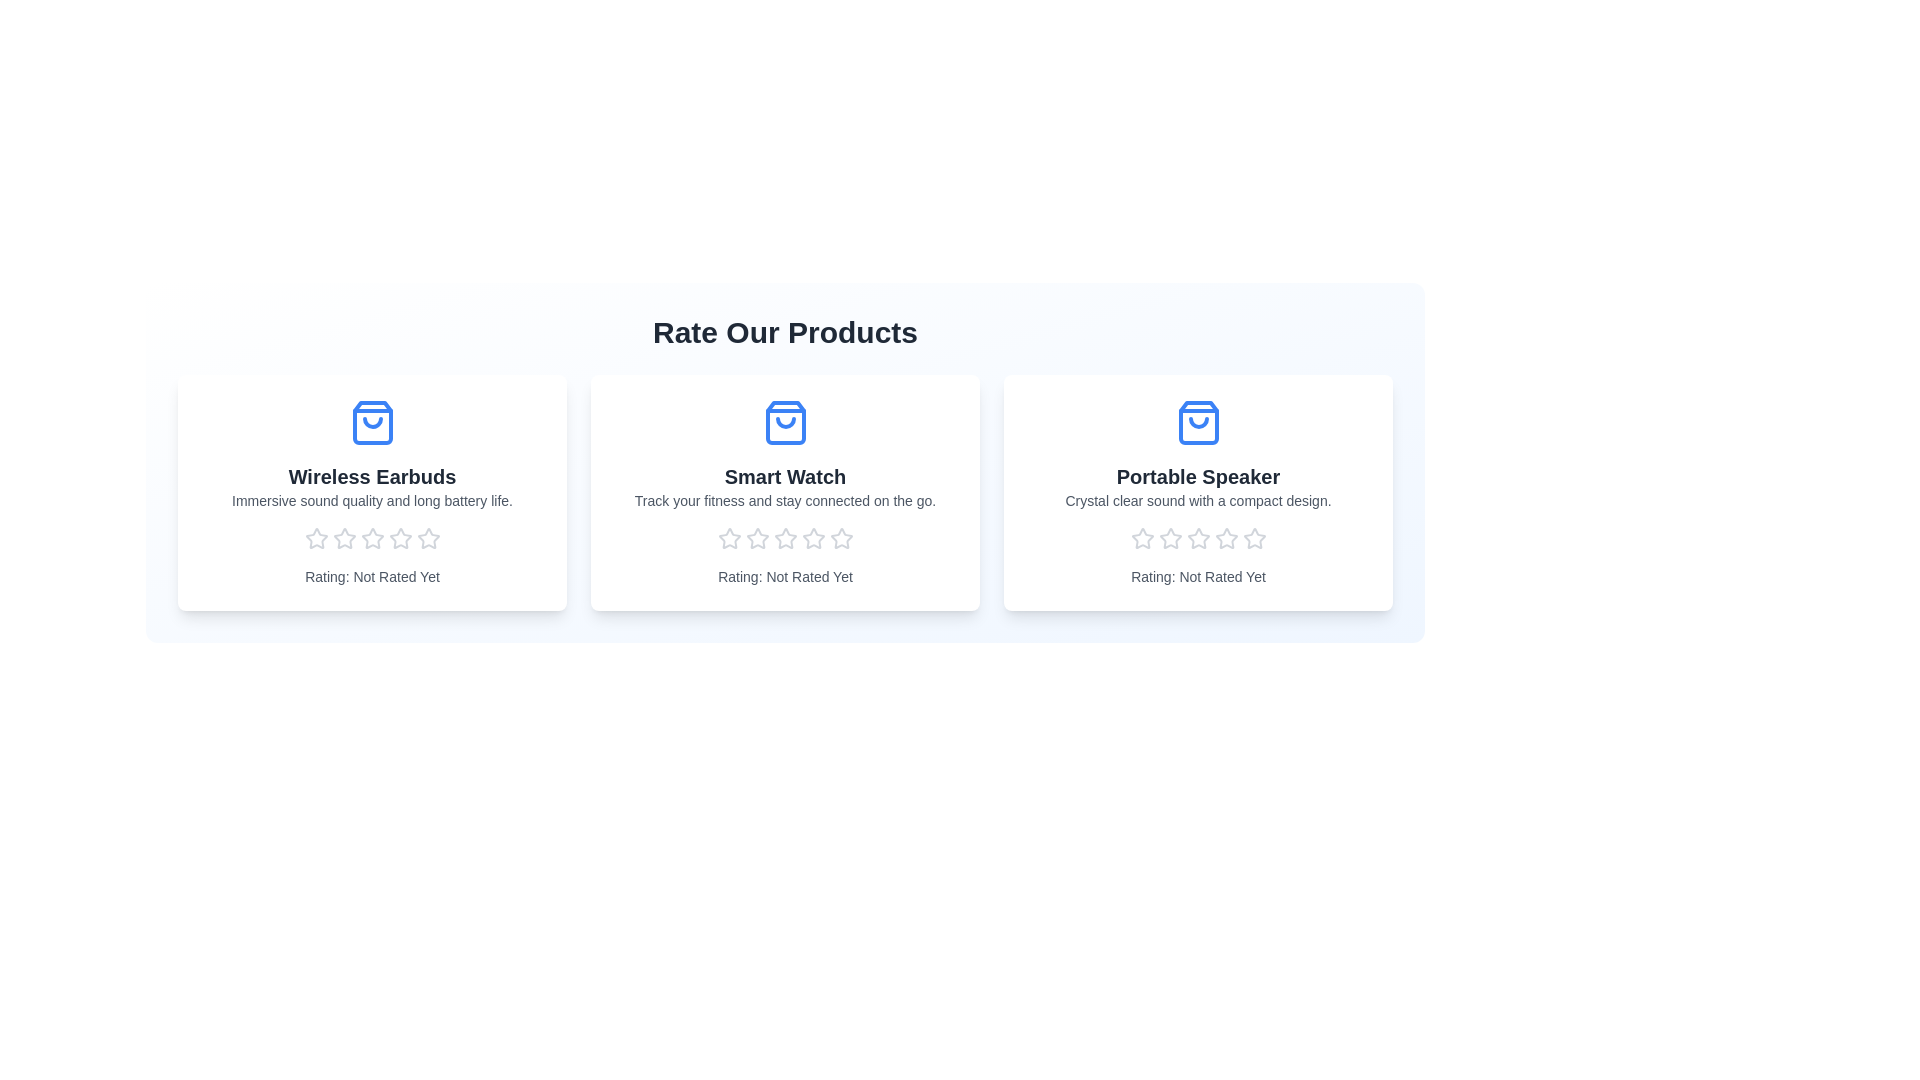  What do you see at coordinates (372, 500) in the screenshot?
I see `the description of the product Wireless Earbuds` at bounding box center [372, 500].